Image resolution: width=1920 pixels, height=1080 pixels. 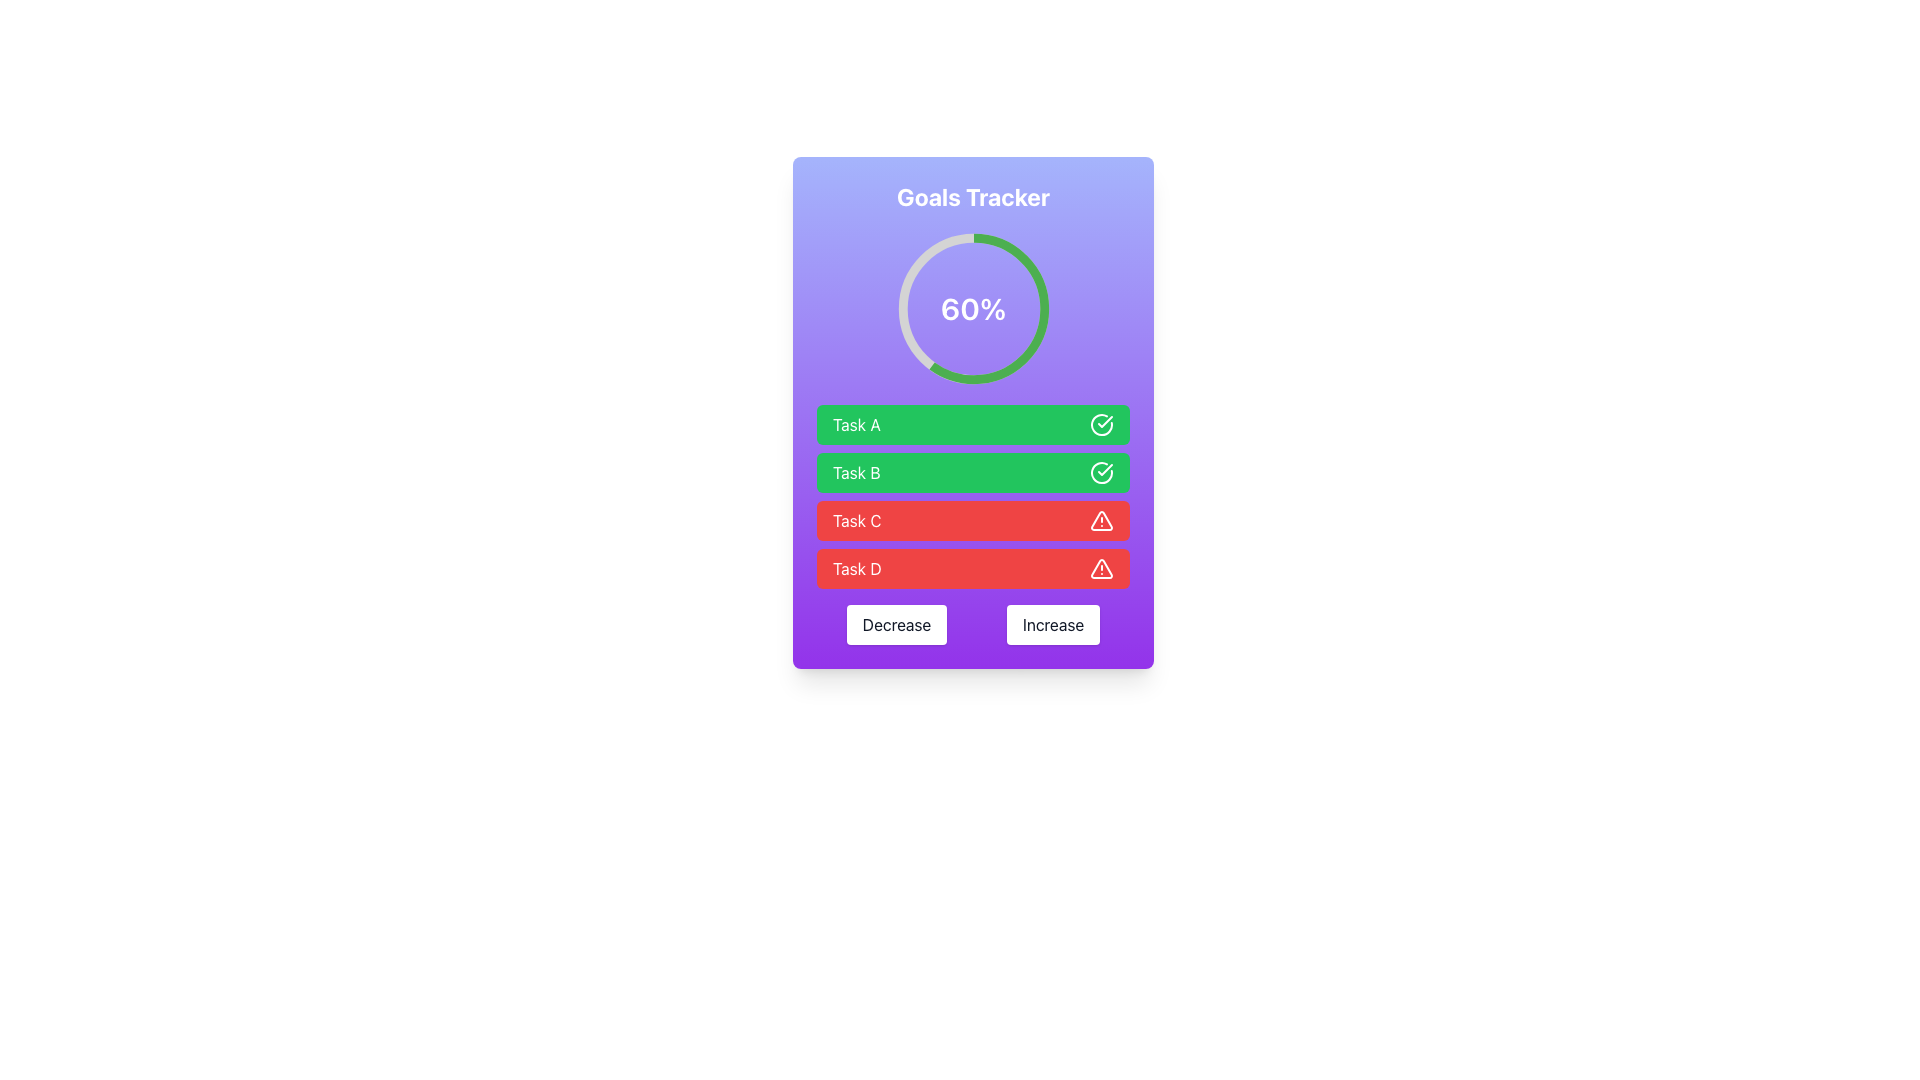 I want to click on the Text Label reading 'Task A', which is displayed in white text on a green background, located in the 'Goals Tracker' panel, so click(x=856, y=423).